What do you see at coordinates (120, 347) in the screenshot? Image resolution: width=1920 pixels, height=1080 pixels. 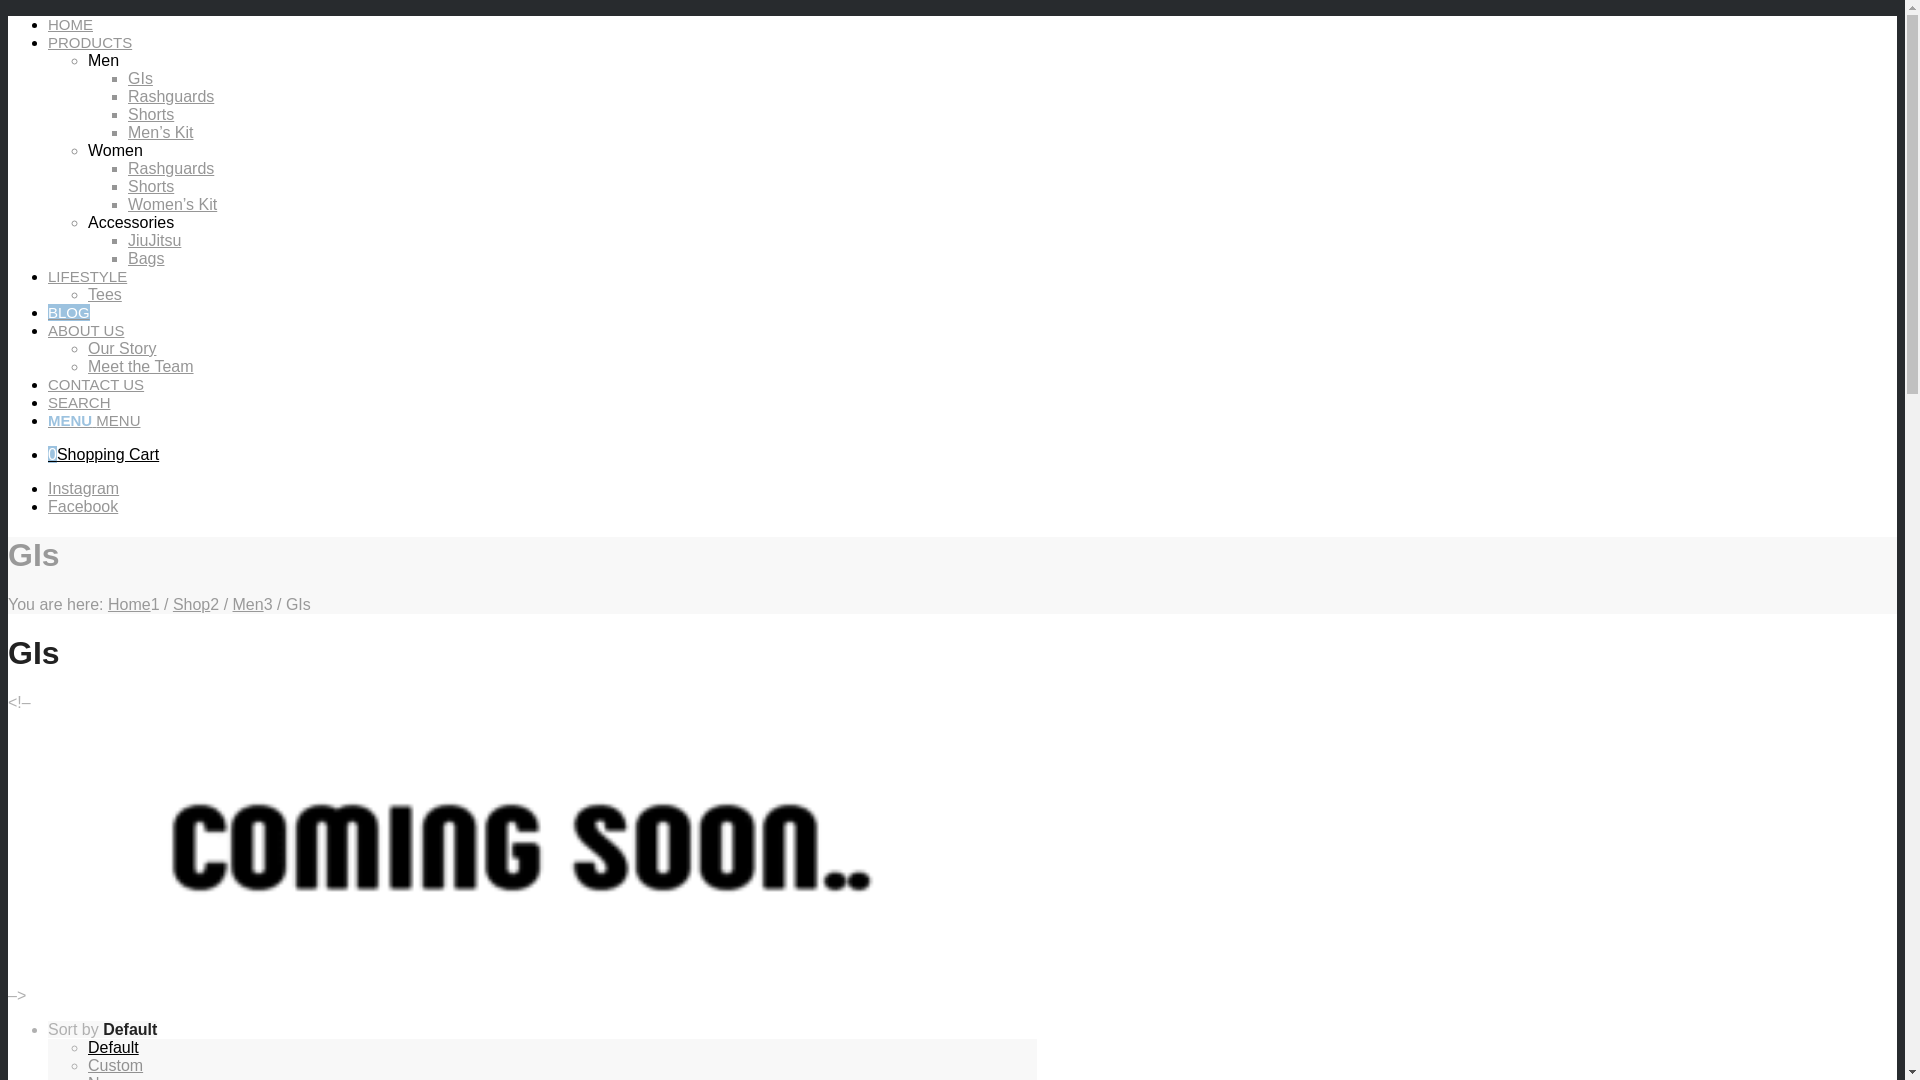 I see `'Our Story'` at bounding box center [120, 347].